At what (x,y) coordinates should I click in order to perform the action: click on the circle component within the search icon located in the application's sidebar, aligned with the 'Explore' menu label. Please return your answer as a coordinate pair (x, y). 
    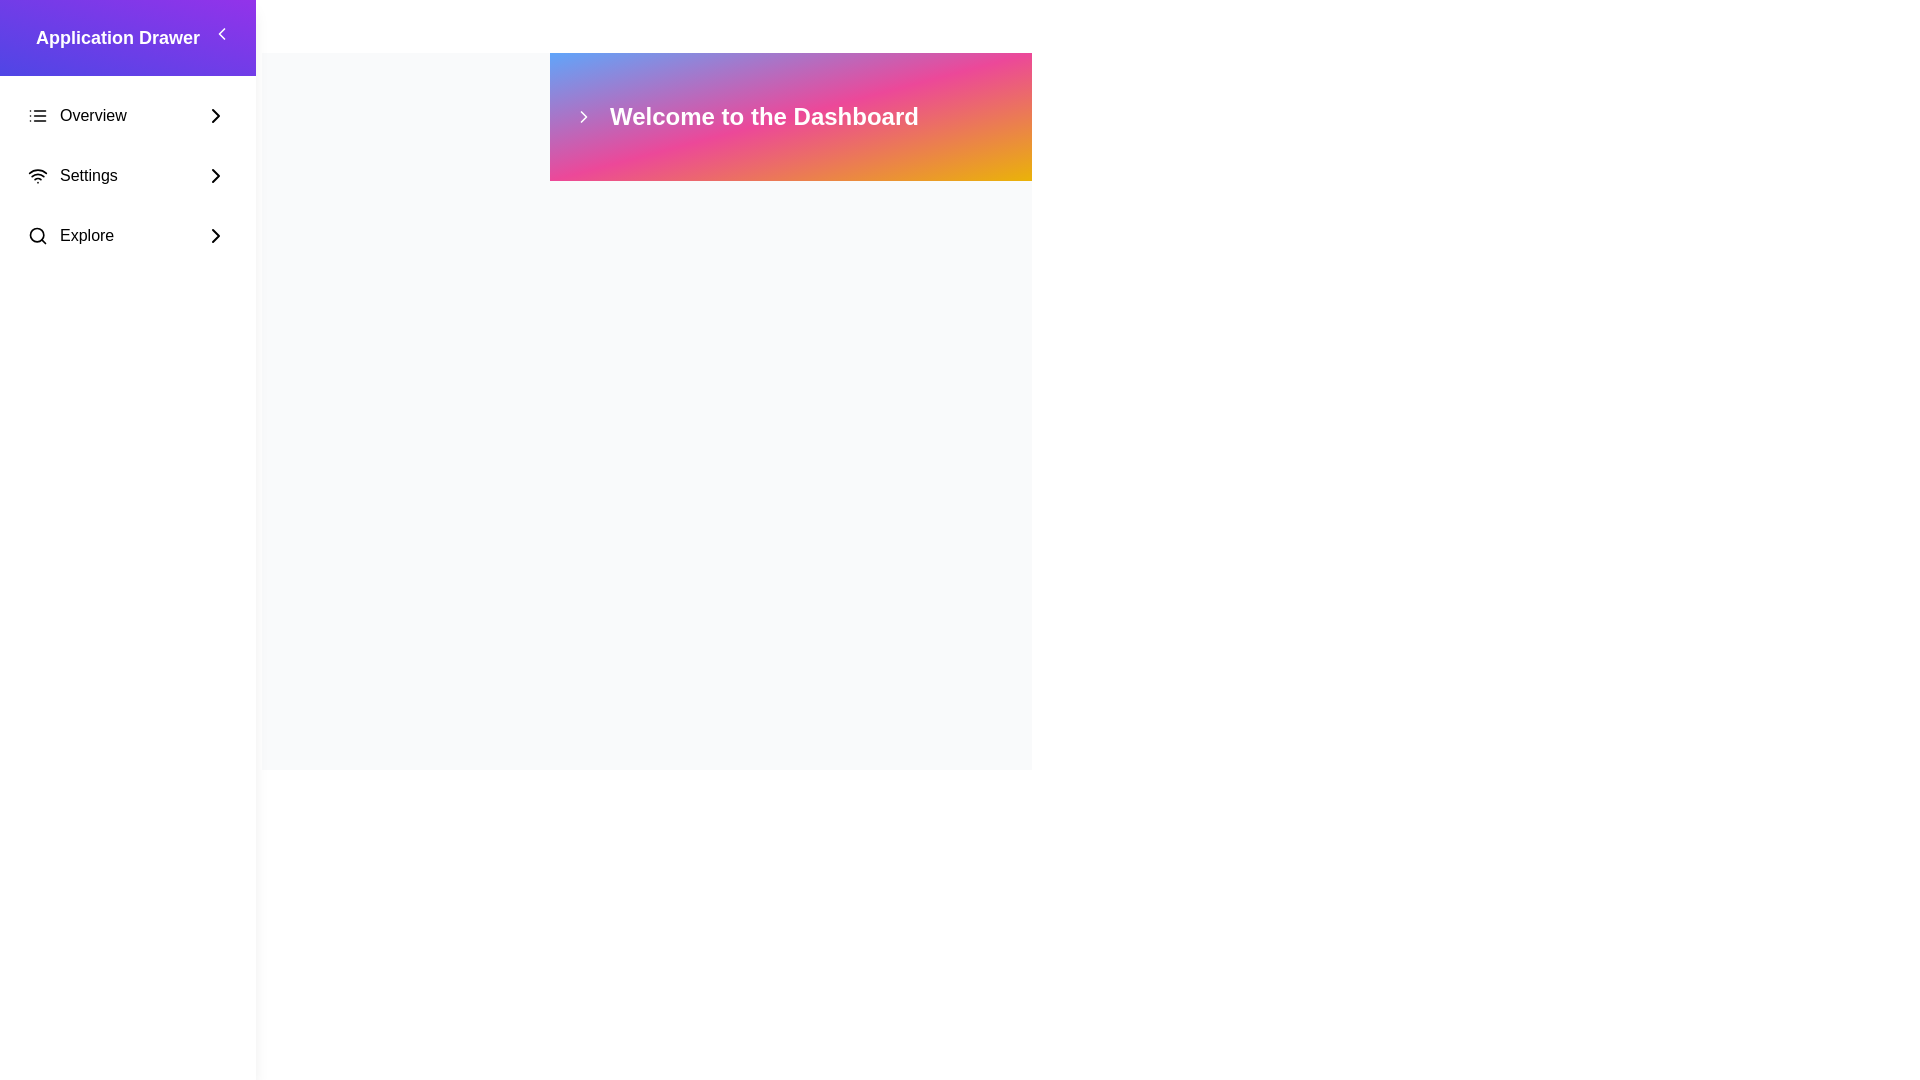
    Looking at the image, I should click on (37, 234).